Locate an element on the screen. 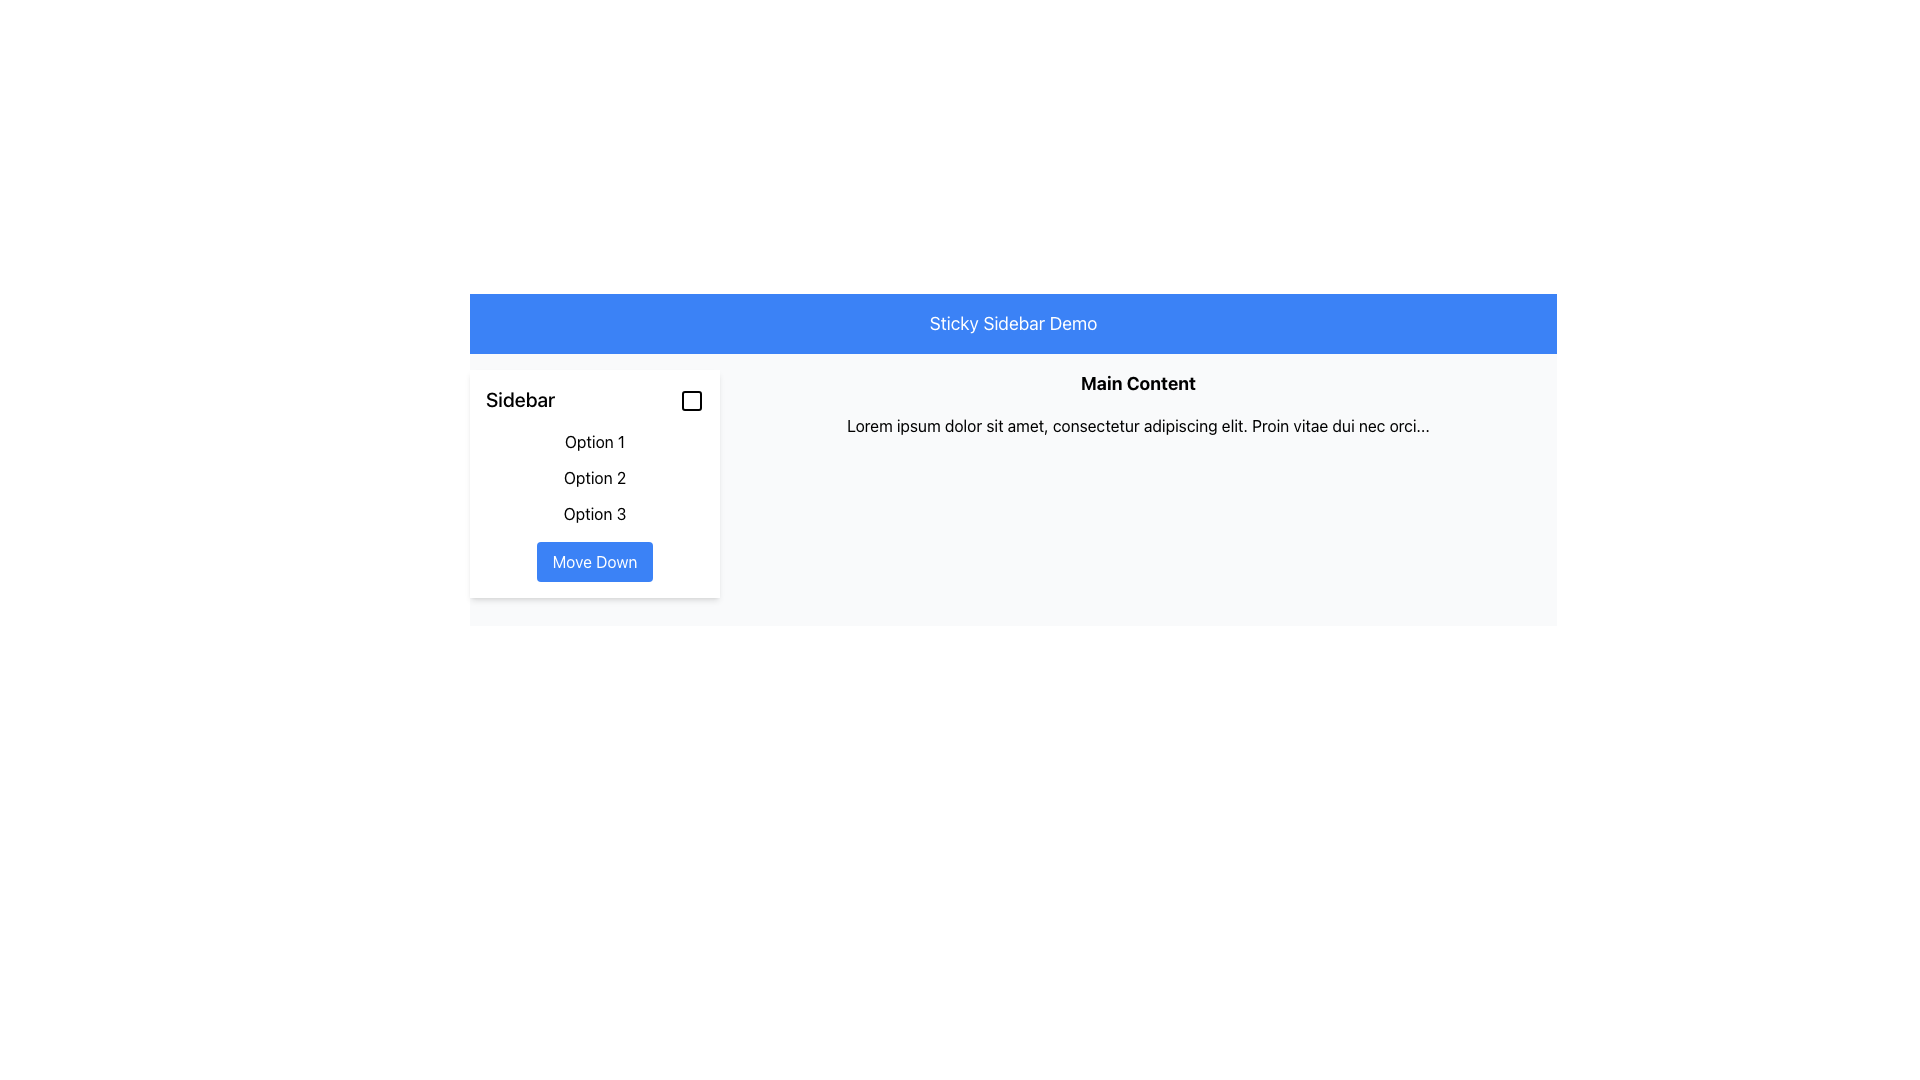  the 'Option 2' link in the sidebar is located at coordinates (594, 478).